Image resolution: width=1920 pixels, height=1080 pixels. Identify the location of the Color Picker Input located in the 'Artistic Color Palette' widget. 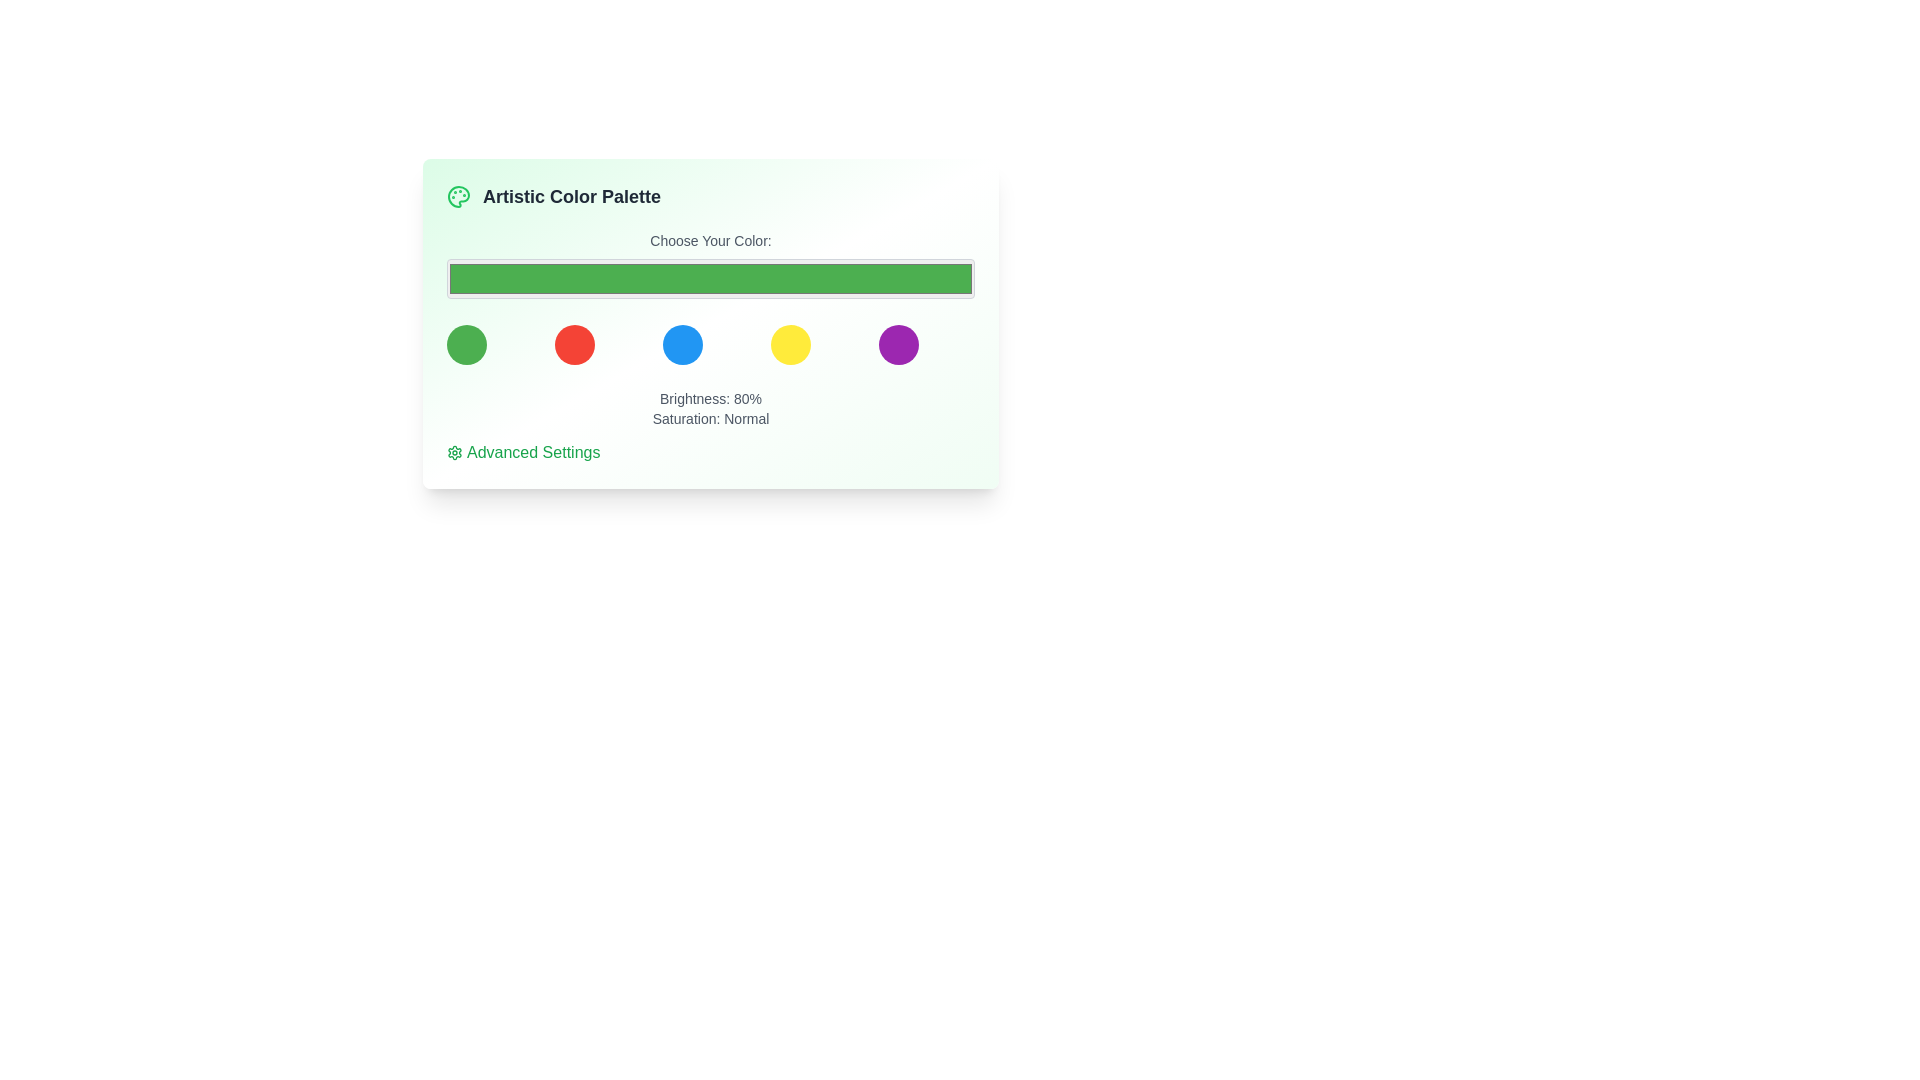
(710, 265).